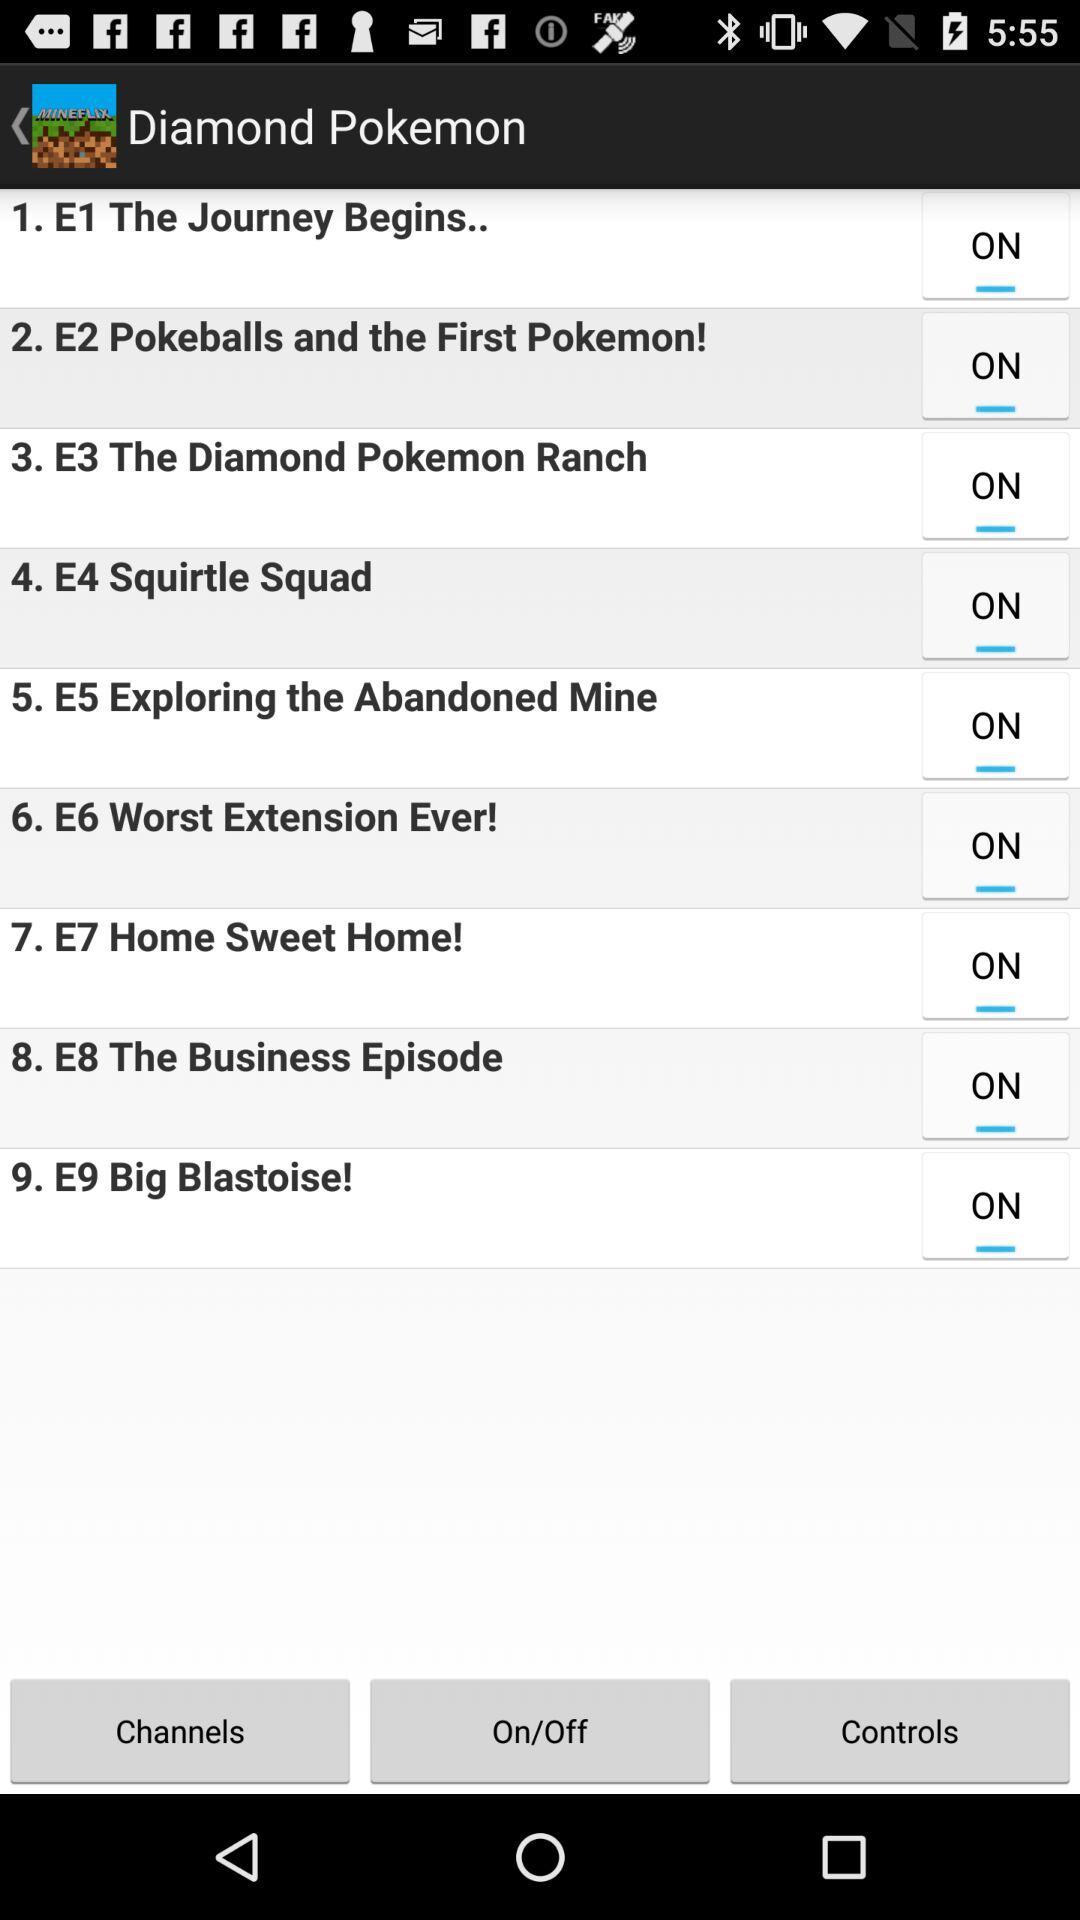  Describe the element at coordinates (250, 1087) in the screenshot. I see `icon to the left of on icon` at that location.